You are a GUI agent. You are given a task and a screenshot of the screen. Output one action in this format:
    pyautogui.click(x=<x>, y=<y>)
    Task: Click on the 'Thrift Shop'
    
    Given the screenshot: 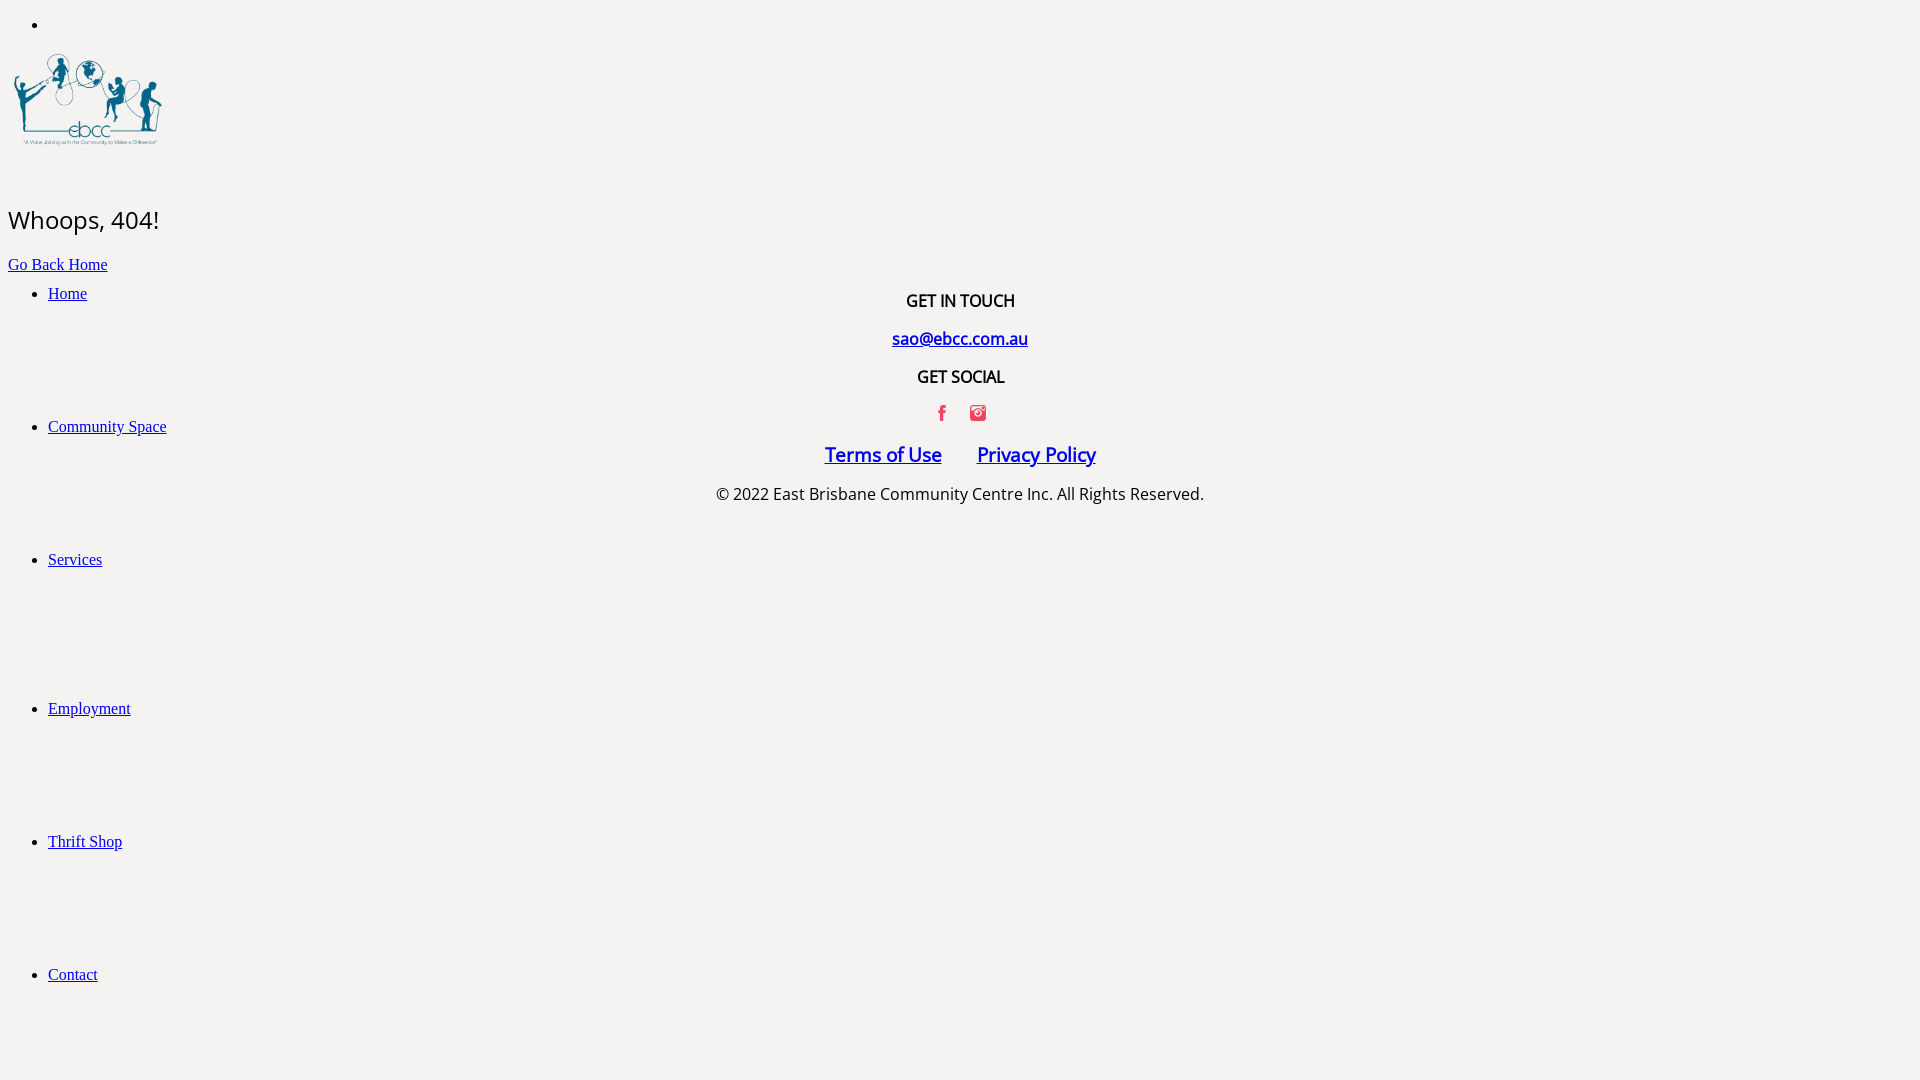 What is the action you would take?
    pyautogui.click(x=84, y=841)
    